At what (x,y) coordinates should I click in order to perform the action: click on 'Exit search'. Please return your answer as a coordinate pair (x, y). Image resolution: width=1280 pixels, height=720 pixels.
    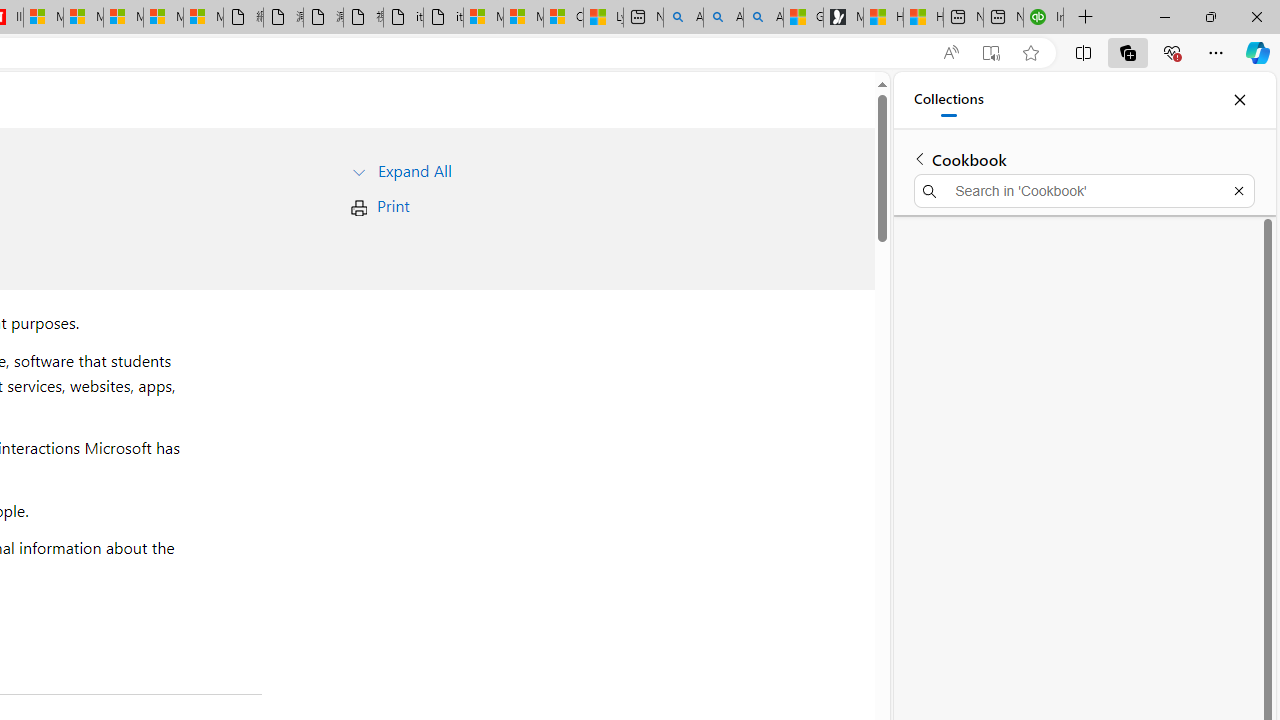
    Looking at the image, I should click on (1238, 191).